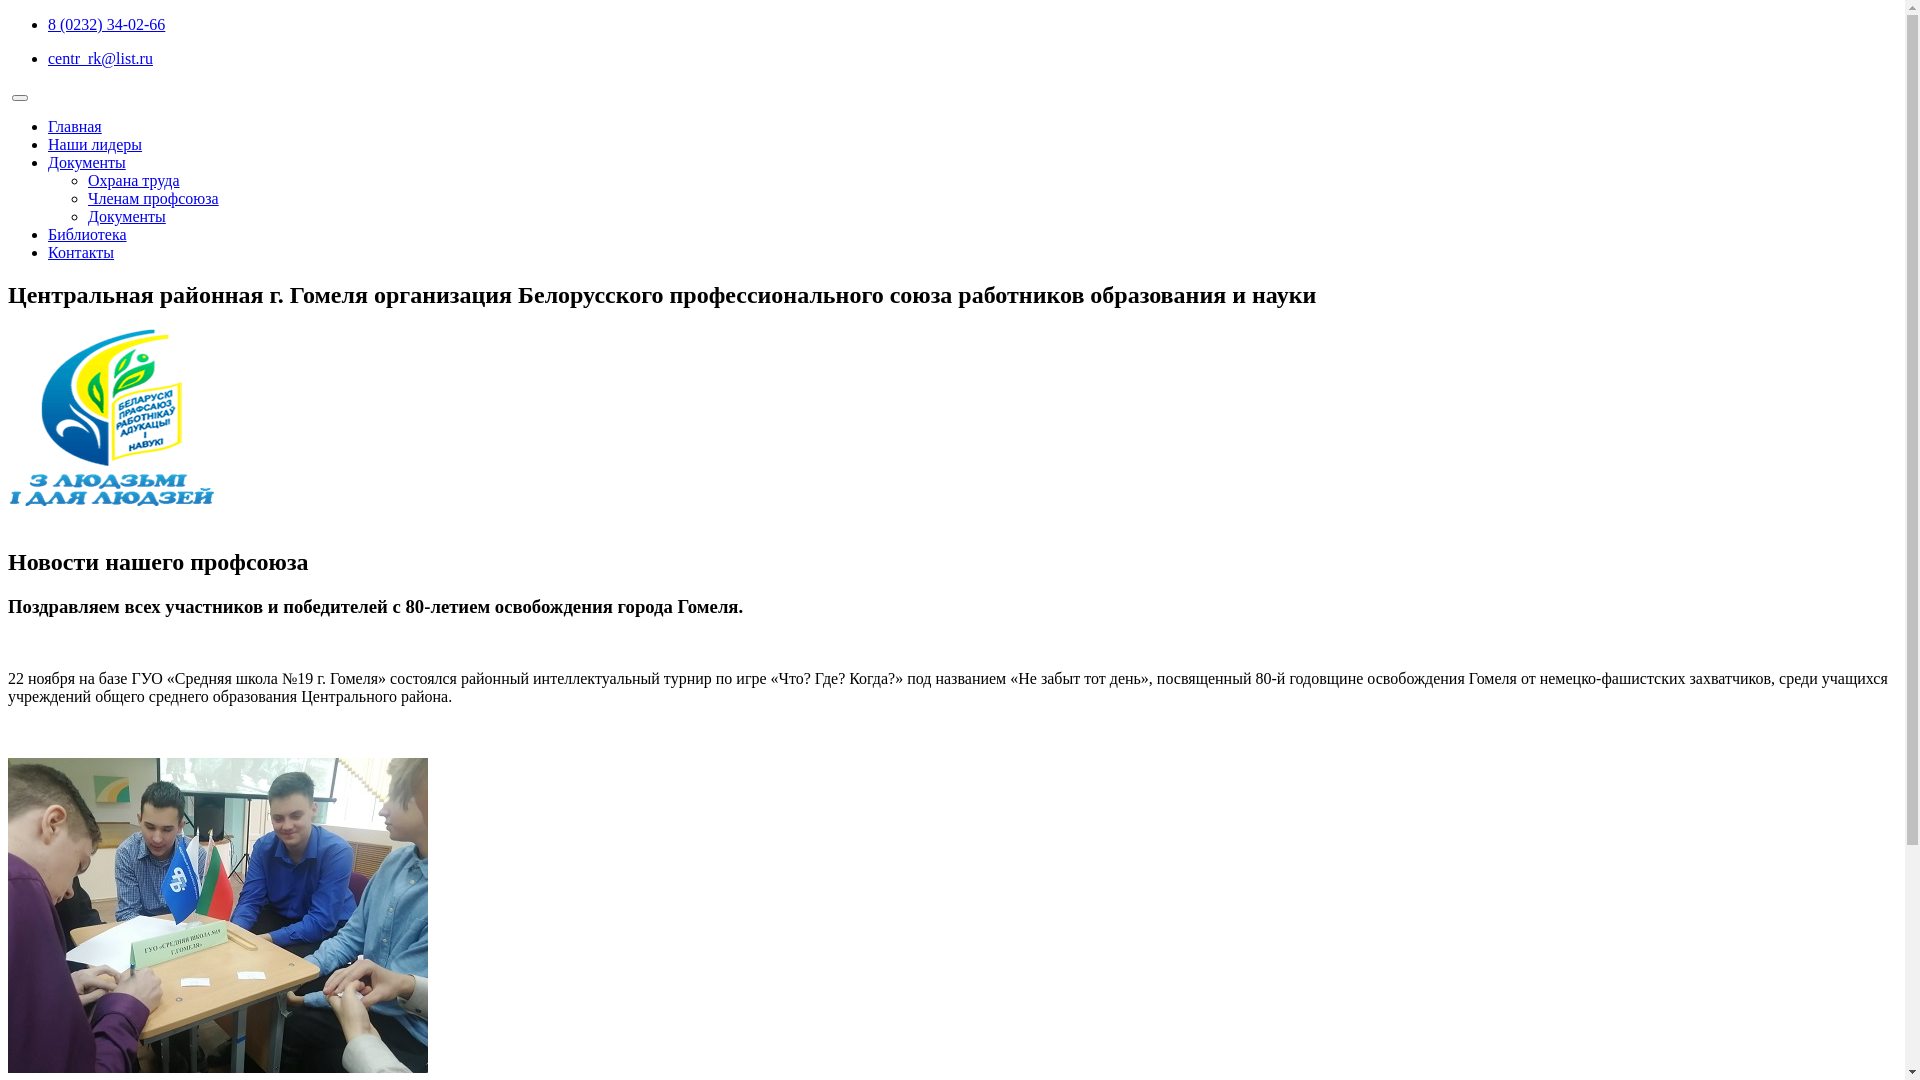 This screenshot has width=1920, height=1080. Describe the element at coordinates (105, 24) in the screenshot. I see `'8 (0232) 34-02-66'` at that location.